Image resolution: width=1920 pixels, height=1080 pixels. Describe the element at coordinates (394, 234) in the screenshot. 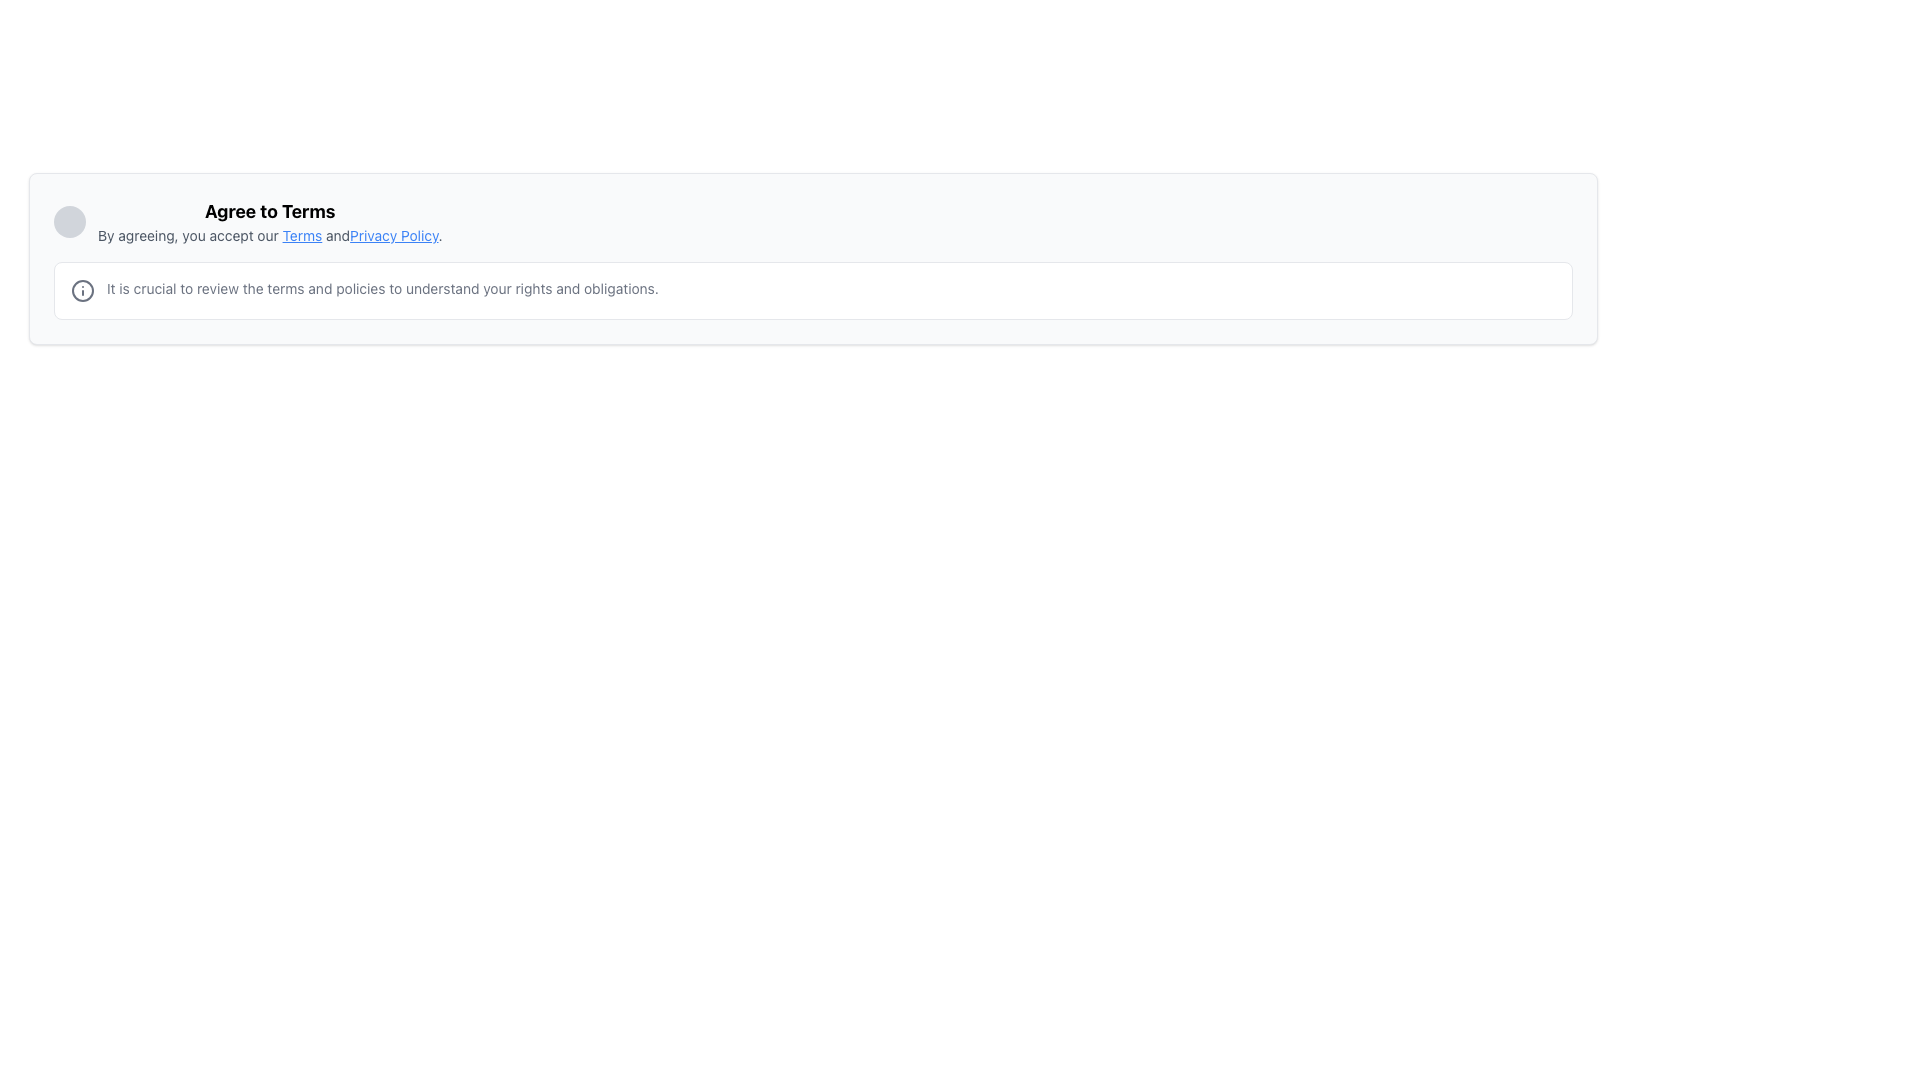

I see `the 'Privacy Policy' hyperlink, which is styled with blue text and an underline, located within the sentence under the 'Agree to Terms' heading` at that location.